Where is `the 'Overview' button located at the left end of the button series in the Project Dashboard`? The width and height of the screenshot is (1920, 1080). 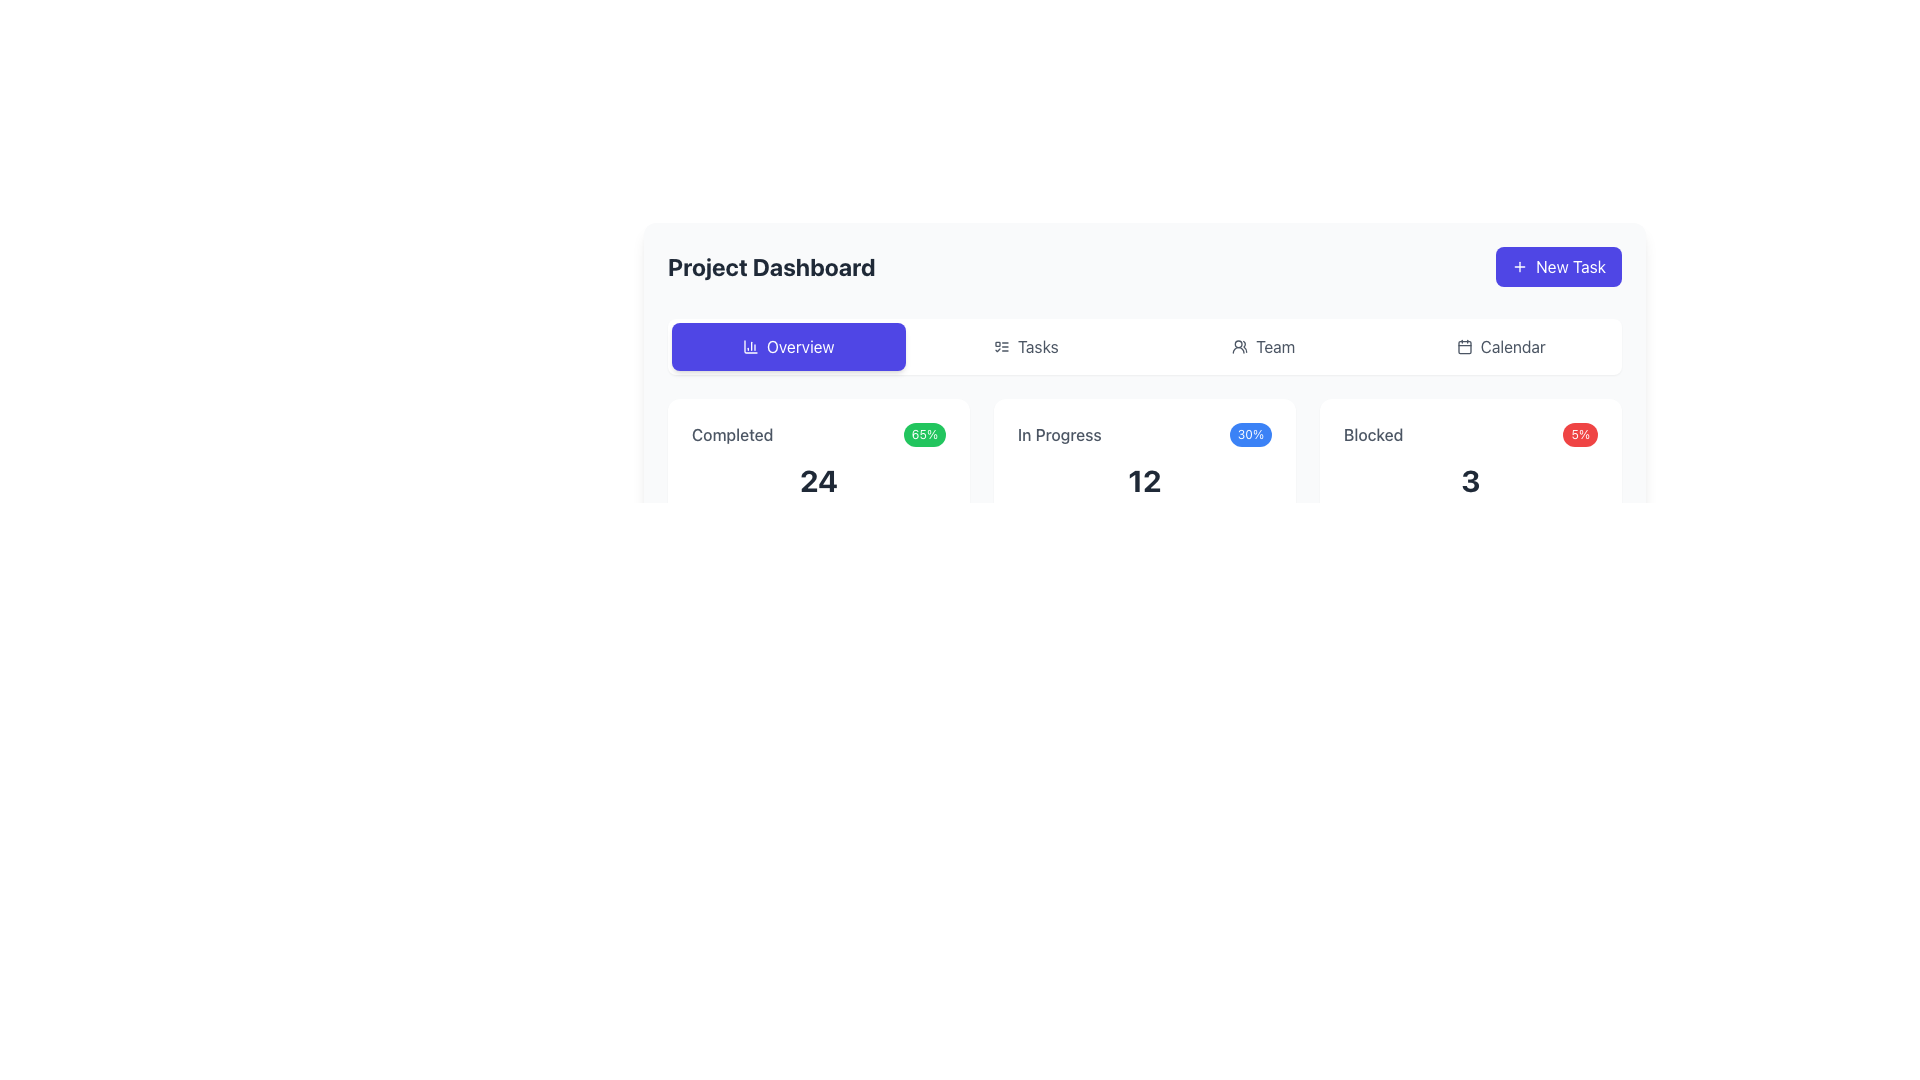 the 'Overview' button located at the left end of the button series in the Project Dashboard is located at coordinates (787, 346).